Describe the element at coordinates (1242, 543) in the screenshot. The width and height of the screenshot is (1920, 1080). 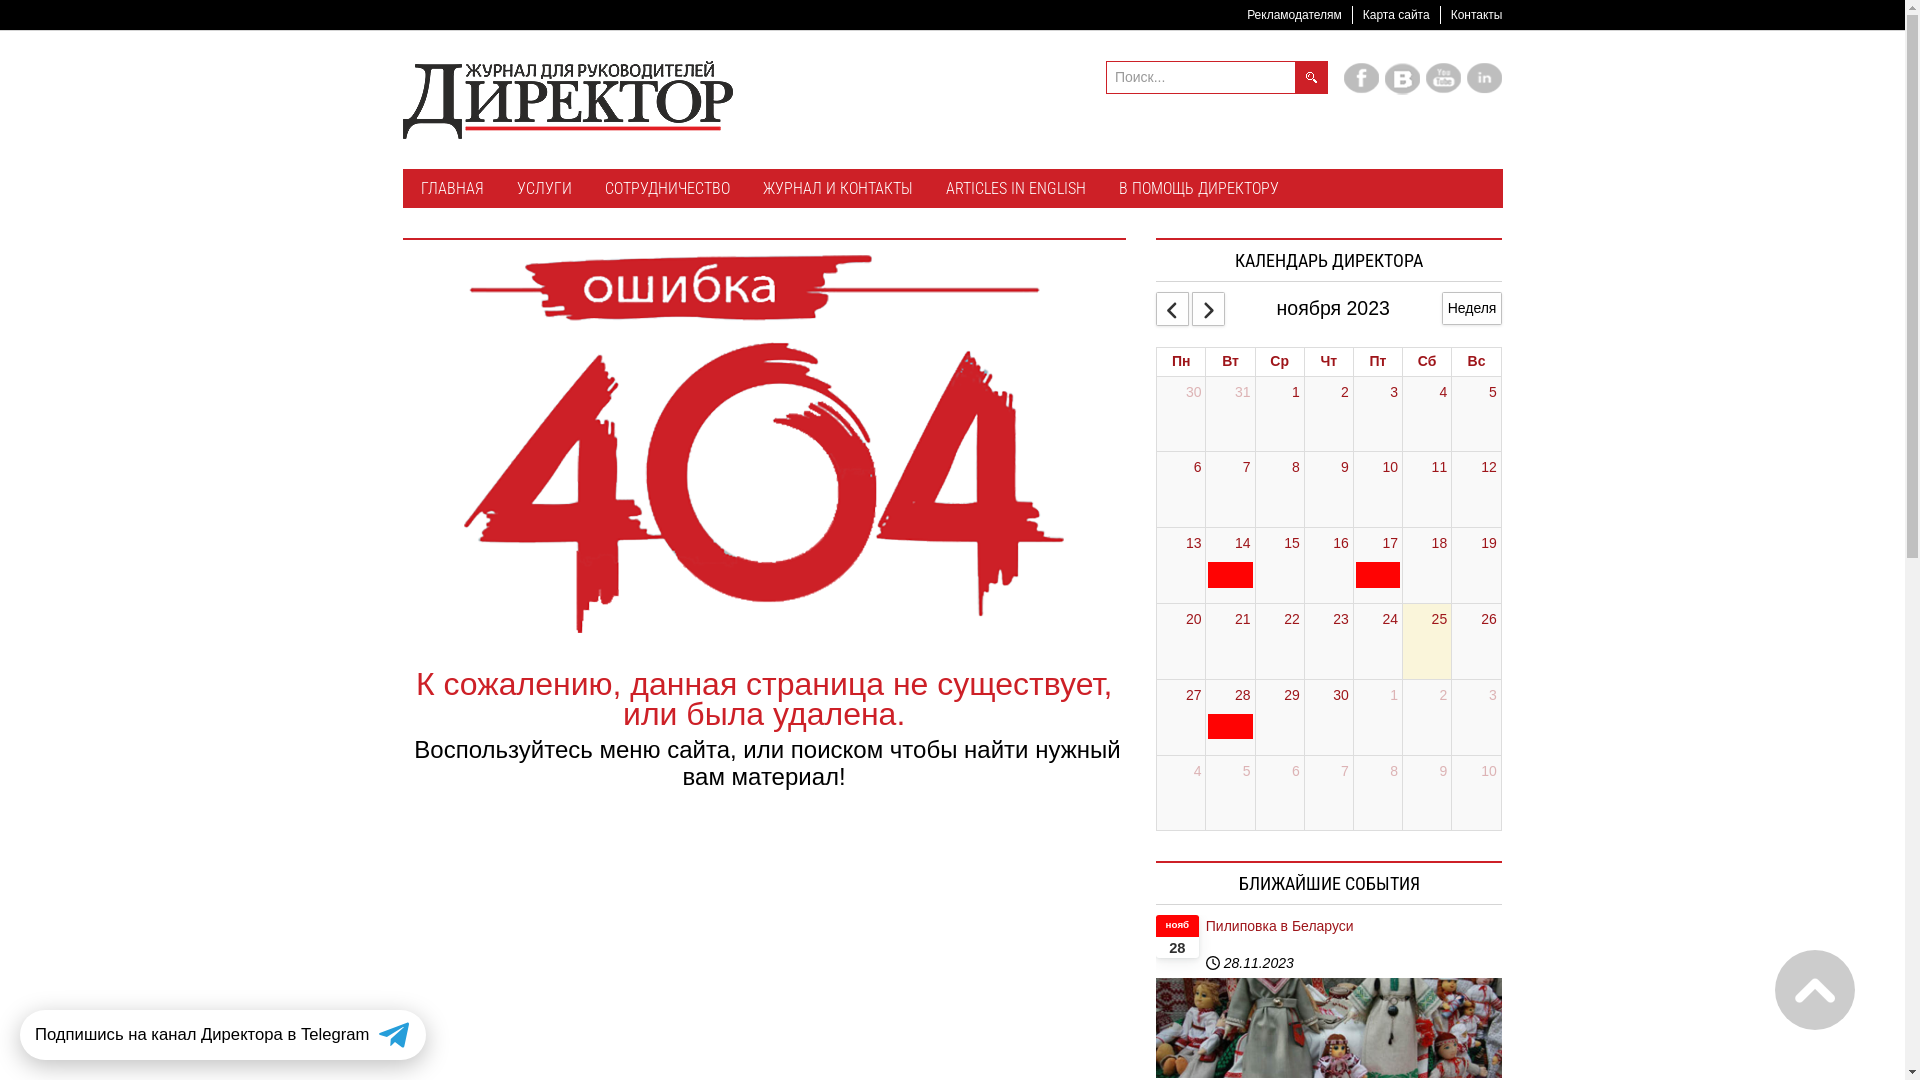
I see `'14'` at that location.